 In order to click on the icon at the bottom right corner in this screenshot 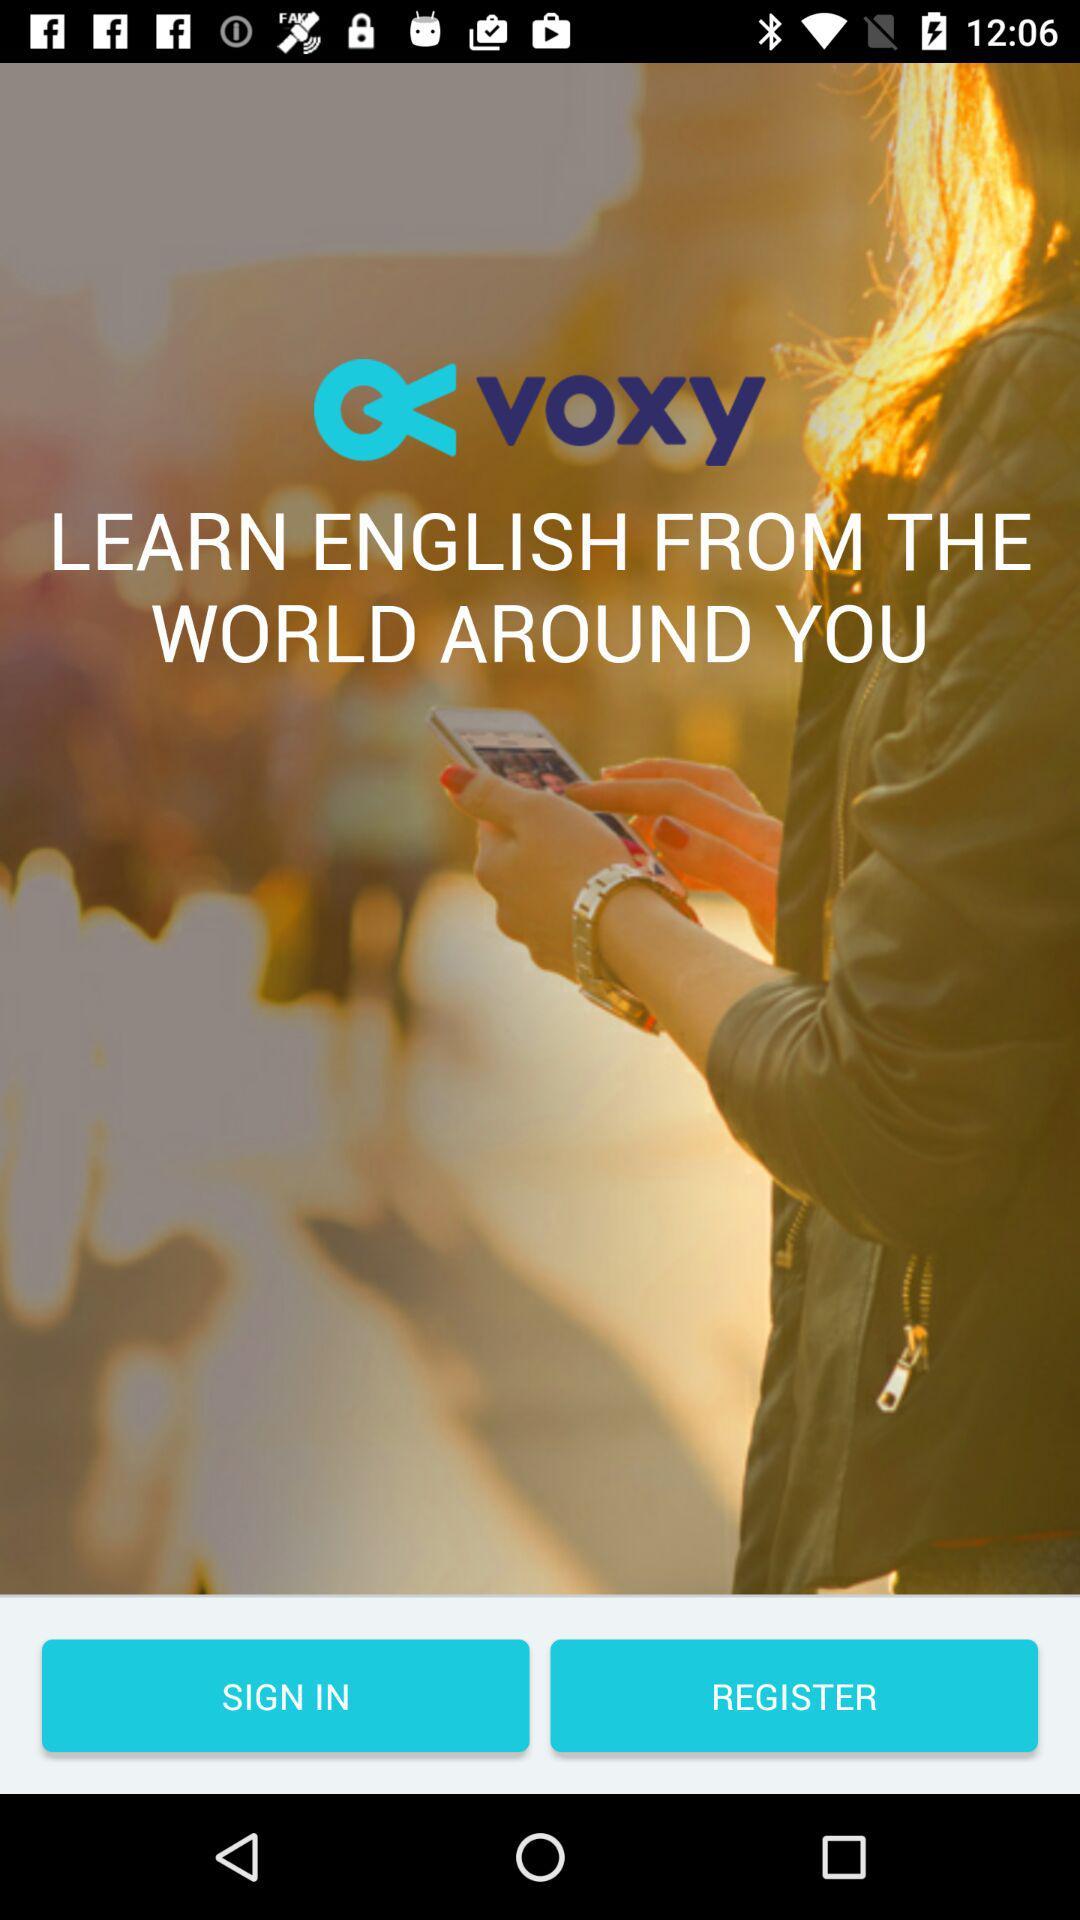, I will do `click(793, 1694)`.